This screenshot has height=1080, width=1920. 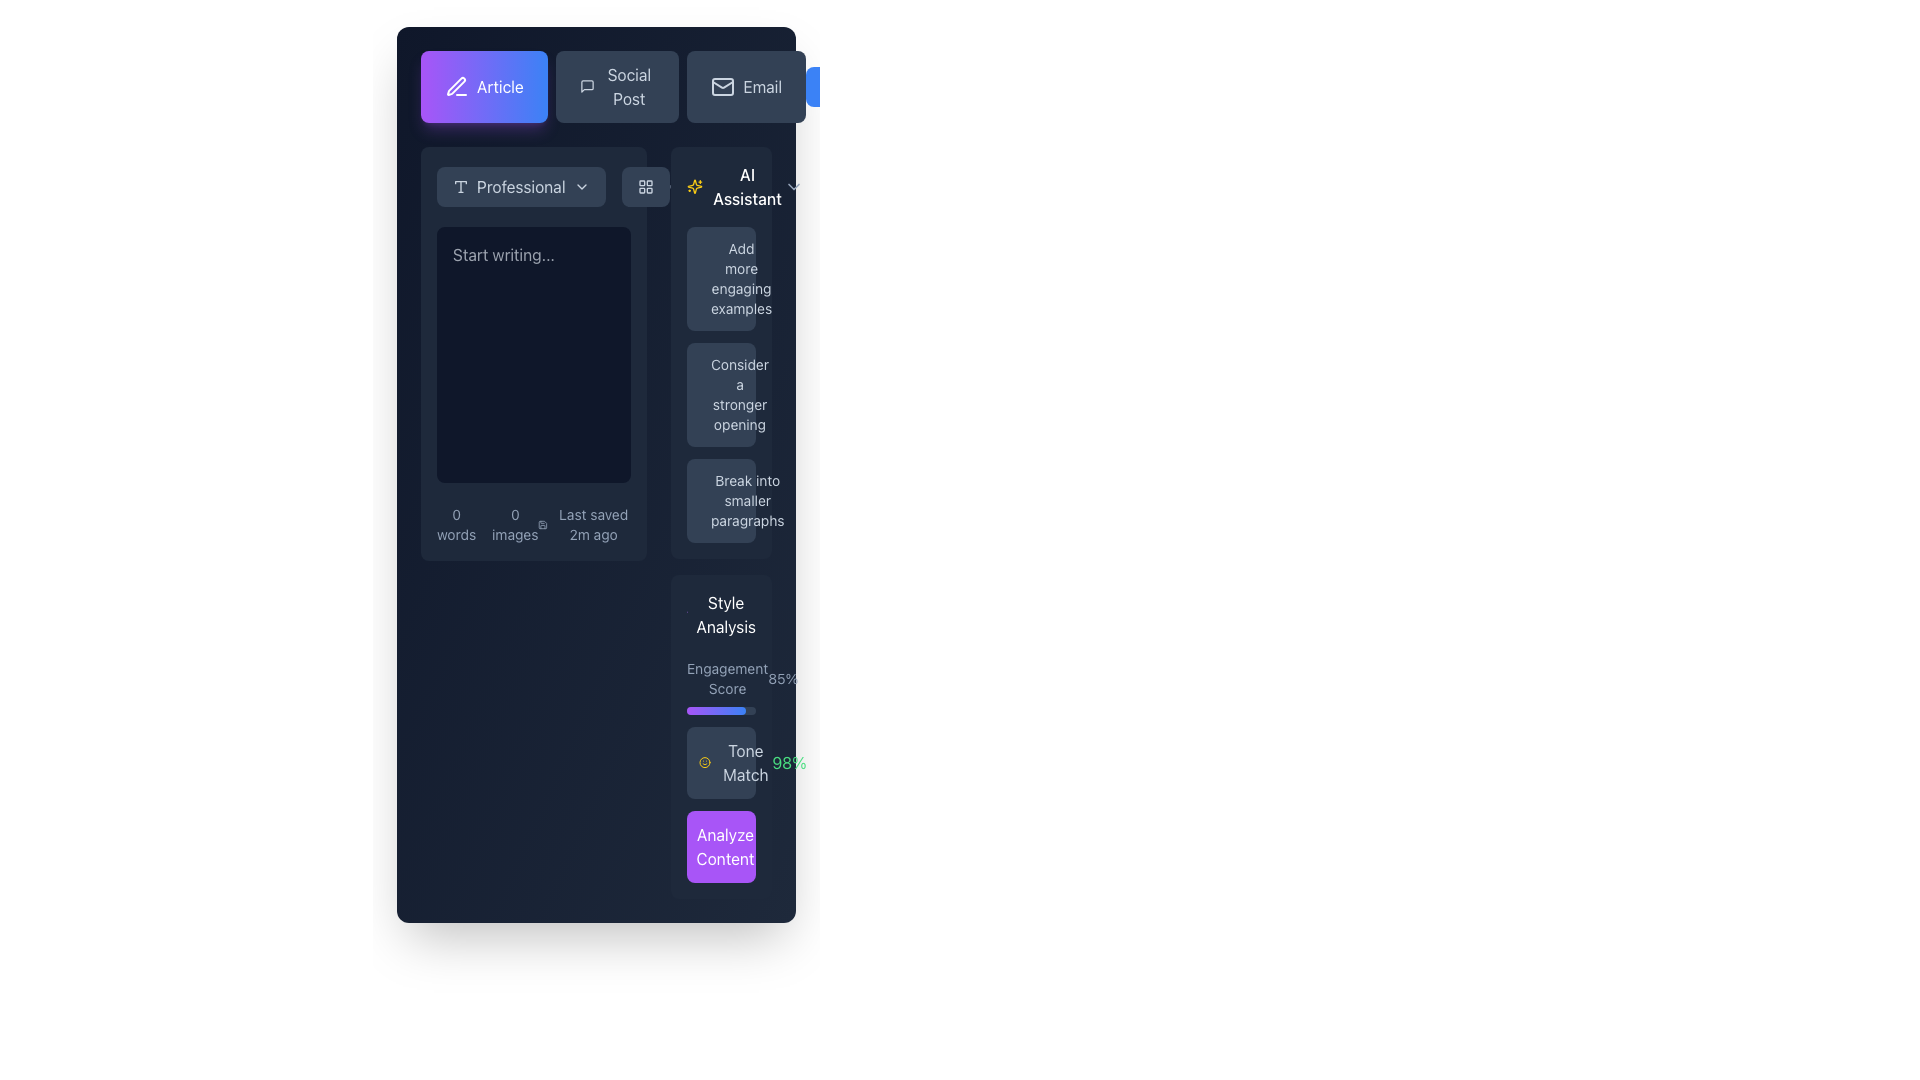 I want to click on the circular part of the smiley face icon, which is a decorative element under the 'Style Analysis' heading and near the 'Tone Match' indicator, so click(x=705, y=763).